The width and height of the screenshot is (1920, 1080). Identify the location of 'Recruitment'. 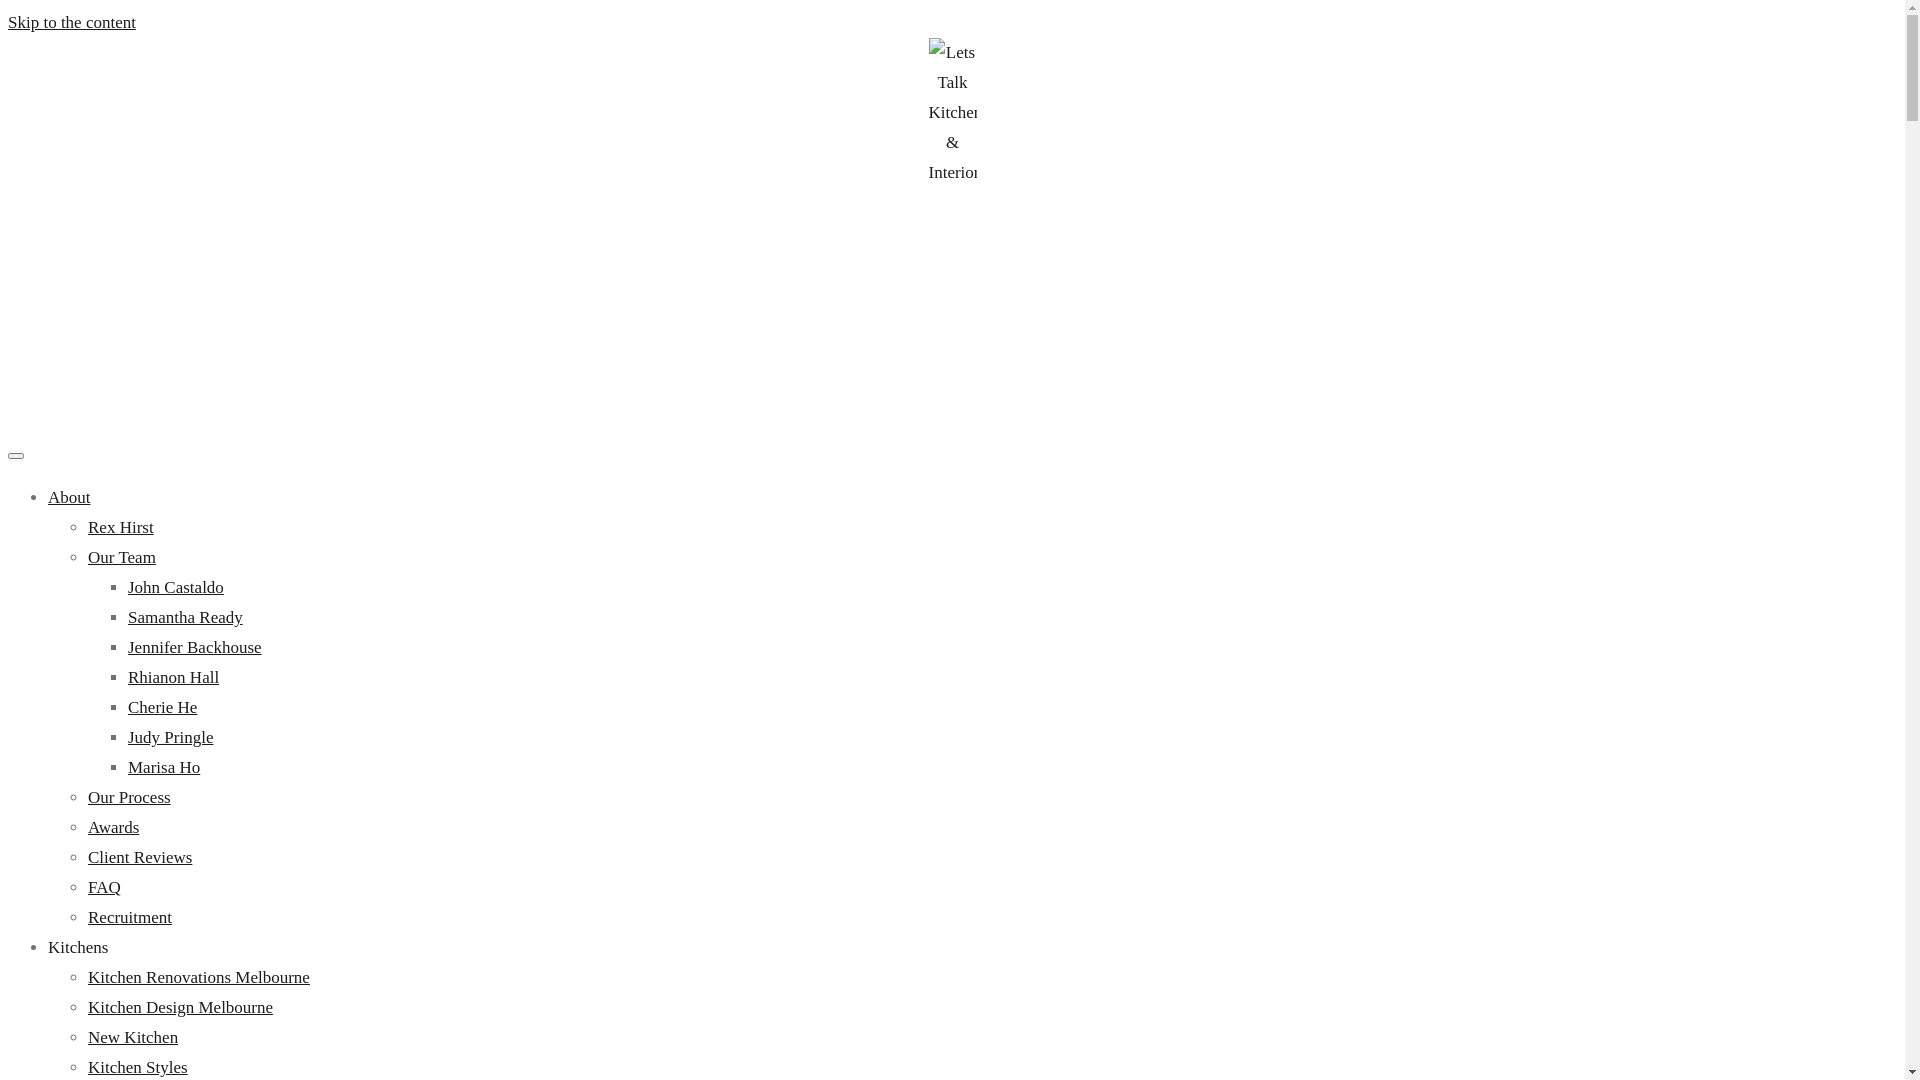
(128, 917).